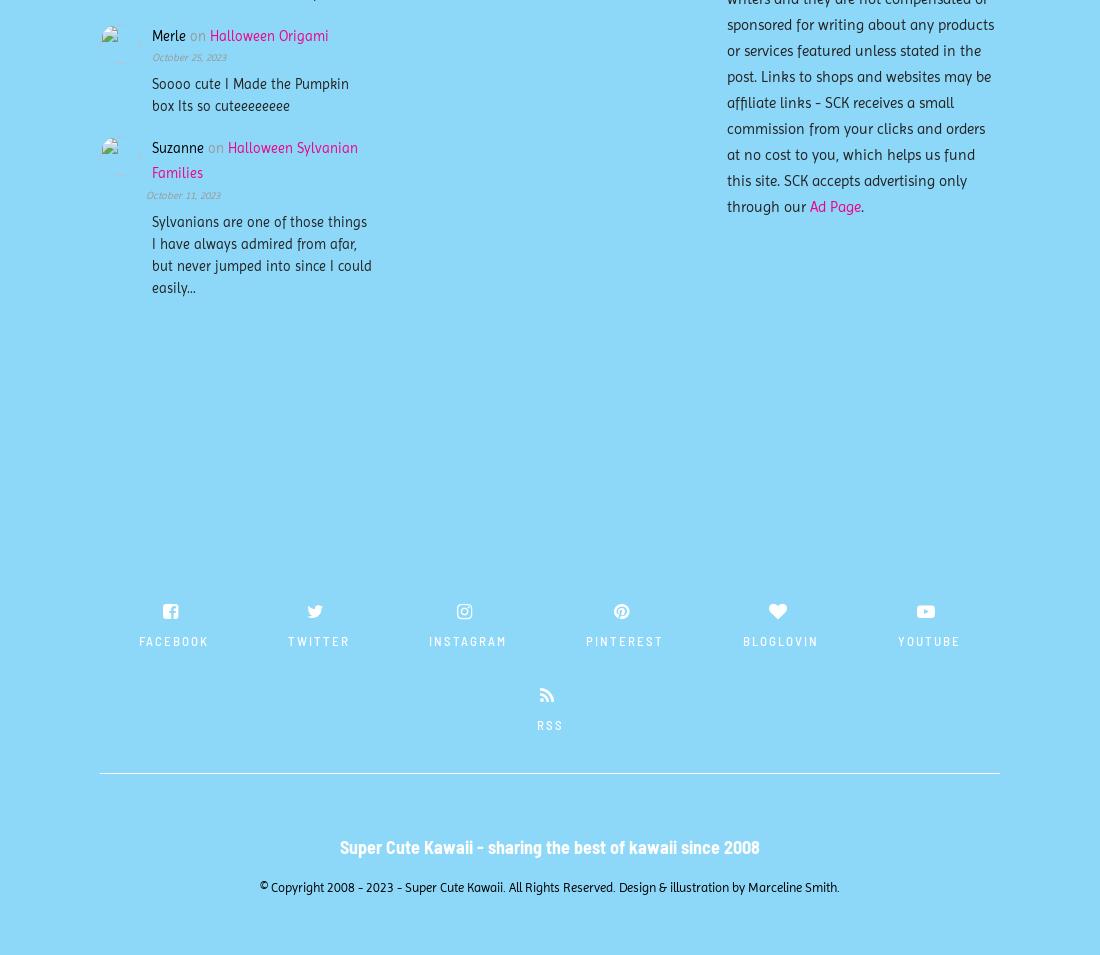 The height and width of the screenshot is (955, 1100). I want to click on 'Bloglovin', so click(781, 639).